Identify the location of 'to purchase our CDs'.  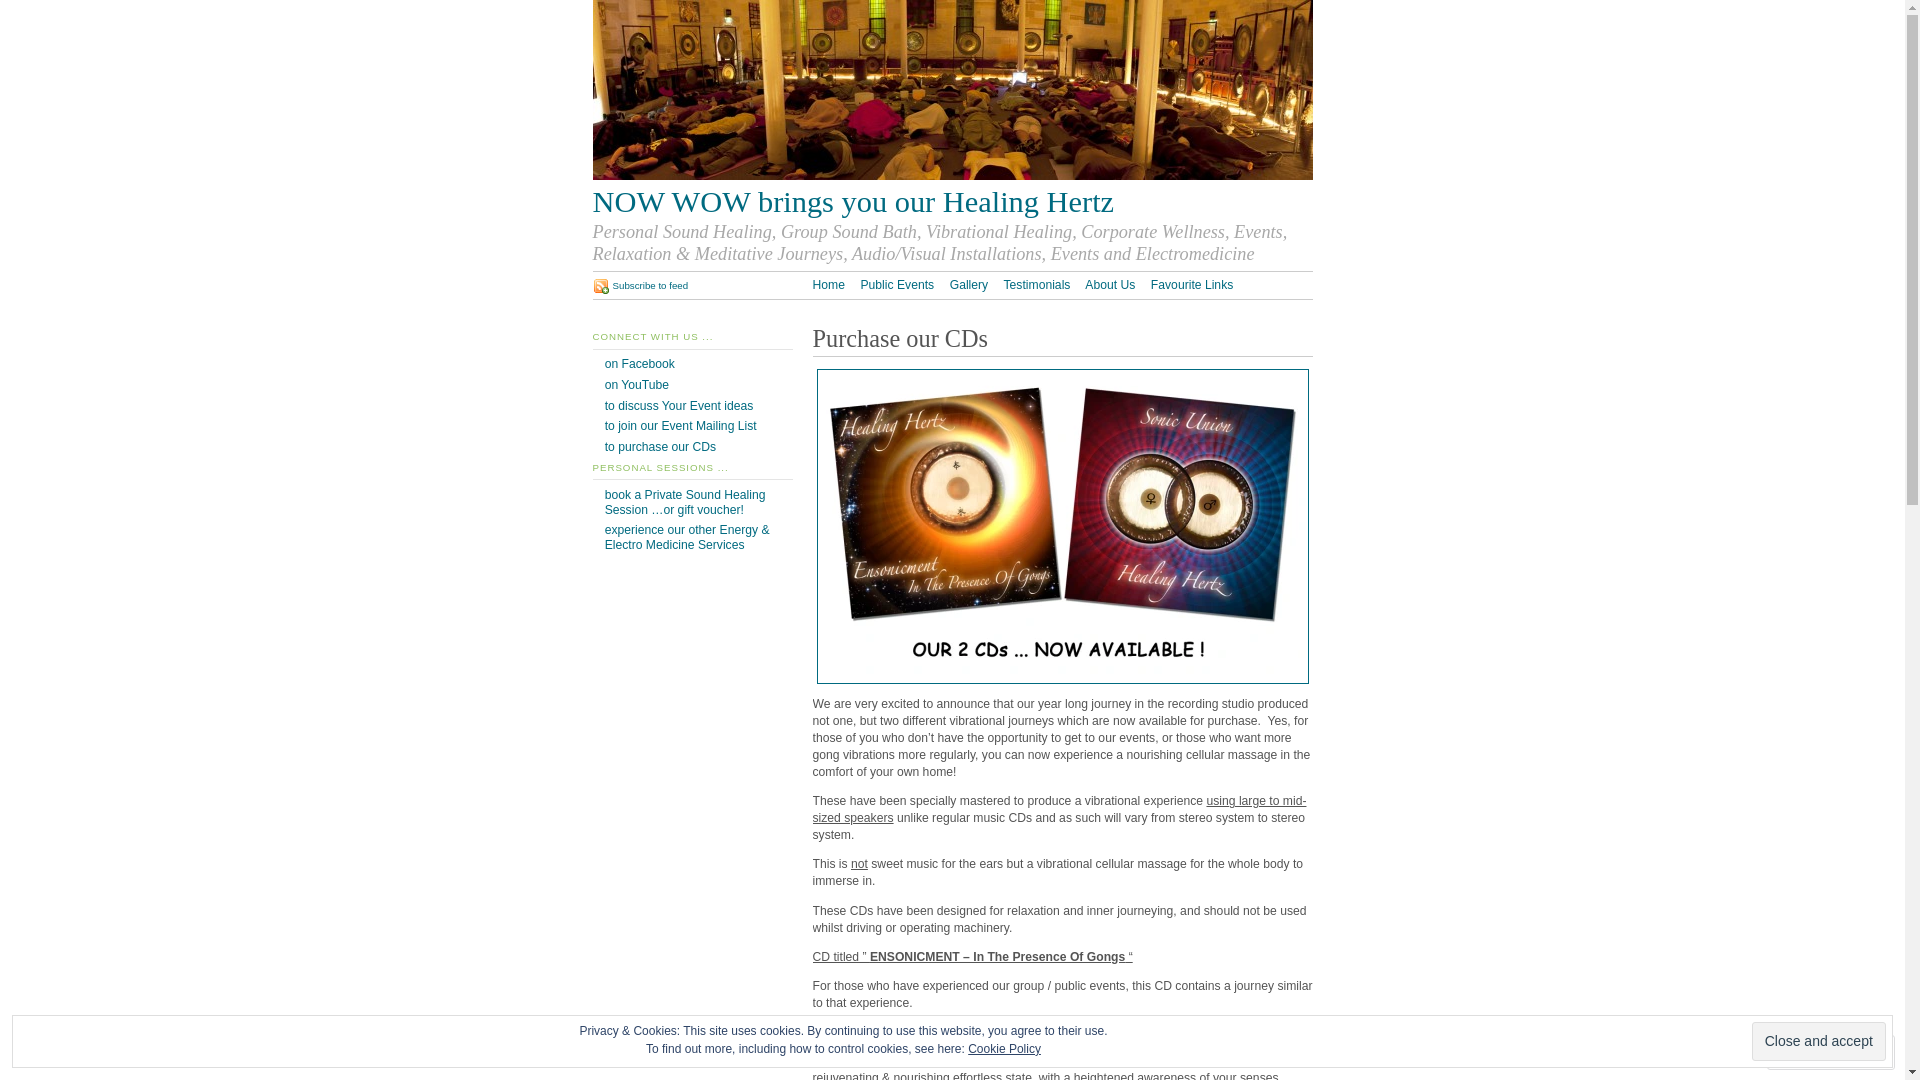
(660, 446).